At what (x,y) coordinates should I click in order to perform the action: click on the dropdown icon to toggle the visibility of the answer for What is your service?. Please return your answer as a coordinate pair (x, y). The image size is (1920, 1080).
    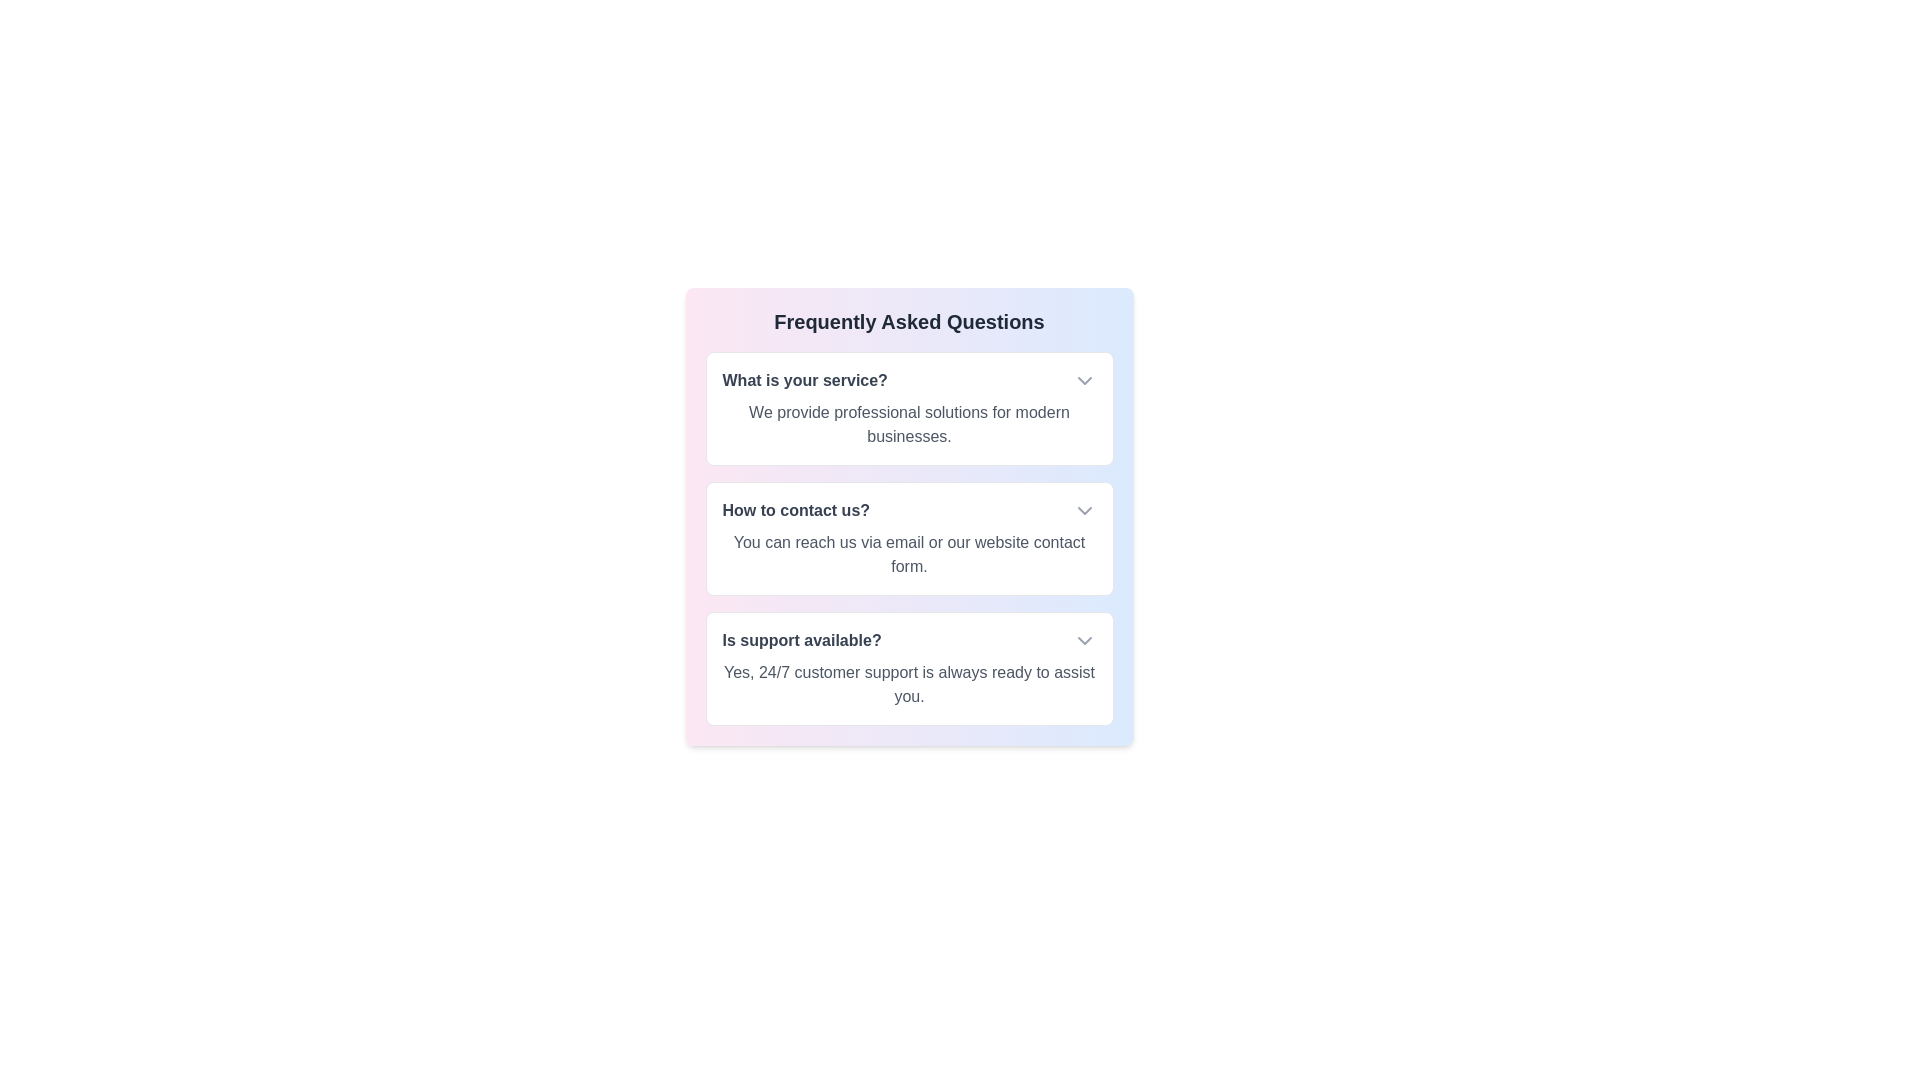
    Looking at the image, I should click on (1083, 381).